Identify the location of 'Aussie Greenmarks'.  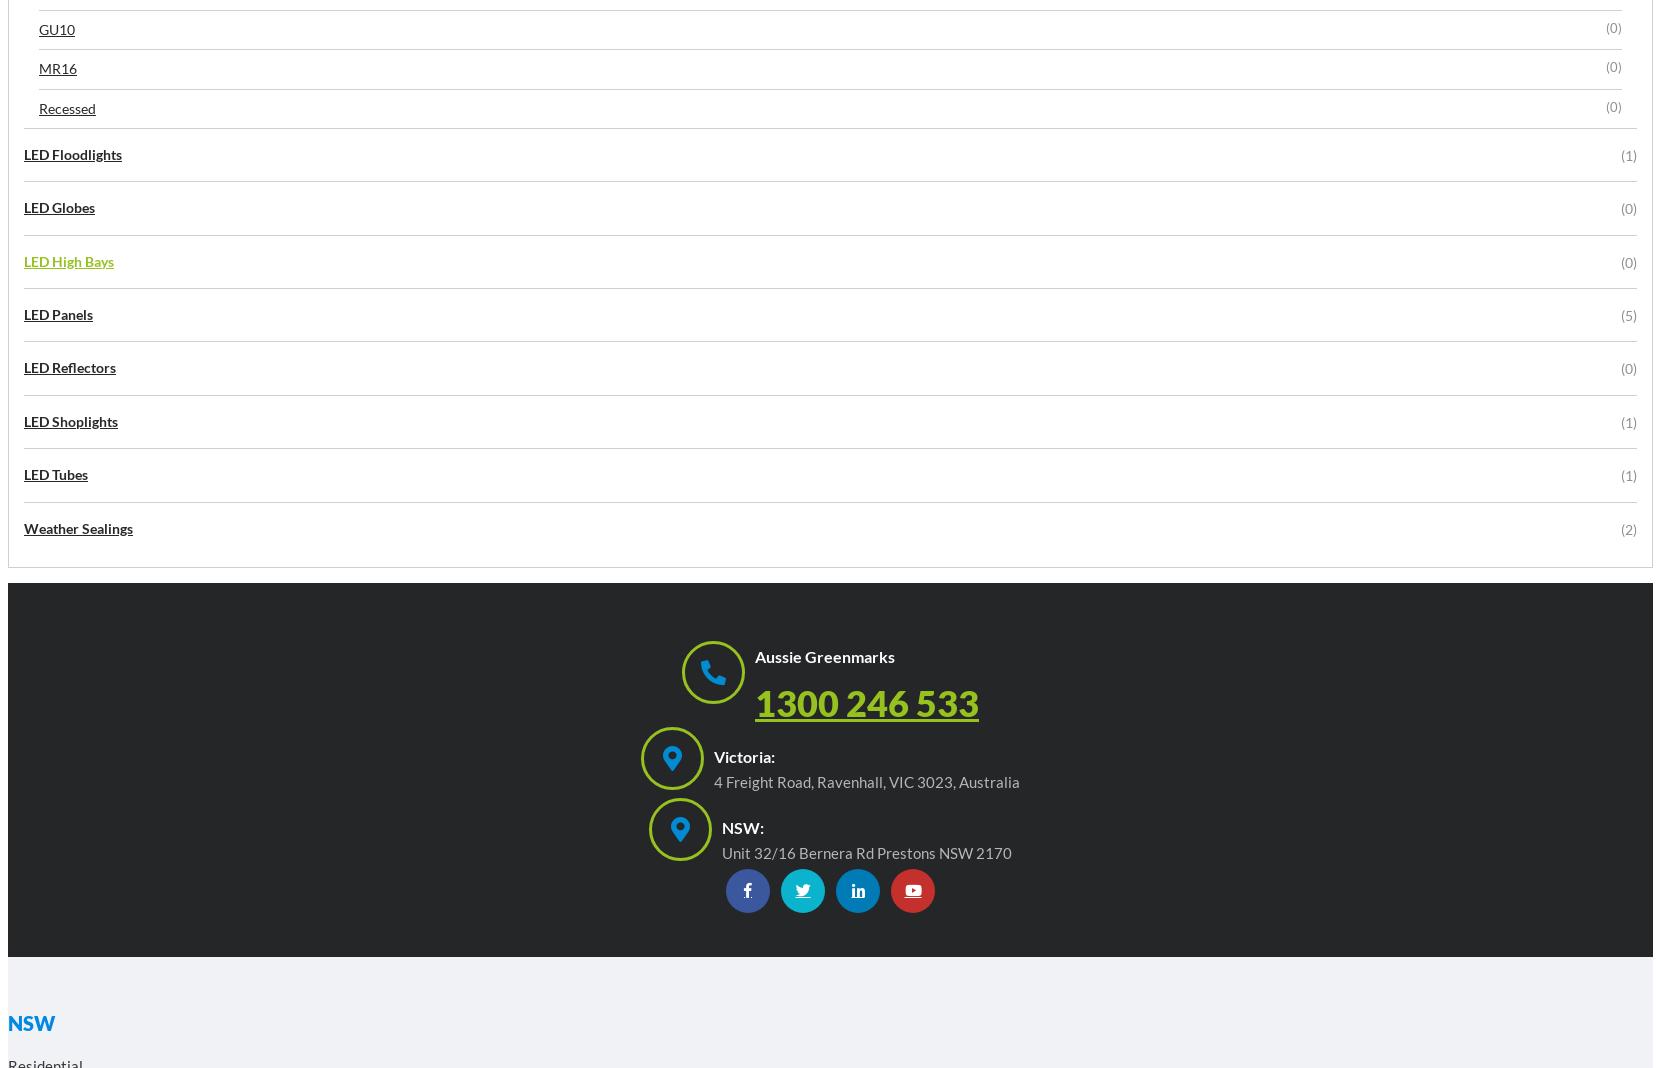
(824, 655).